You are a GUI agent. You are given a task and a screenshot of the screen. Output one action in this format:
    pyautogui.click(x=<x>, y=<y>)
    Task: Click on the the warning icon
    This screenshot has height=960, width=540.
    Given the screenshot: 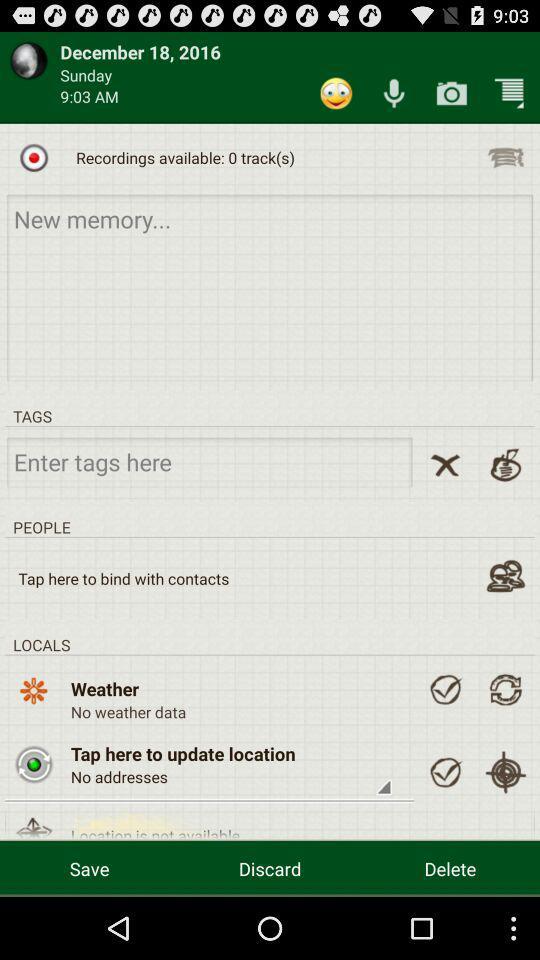 What is the action you would take?
    pyautogui.click(x=33, y=879)
    